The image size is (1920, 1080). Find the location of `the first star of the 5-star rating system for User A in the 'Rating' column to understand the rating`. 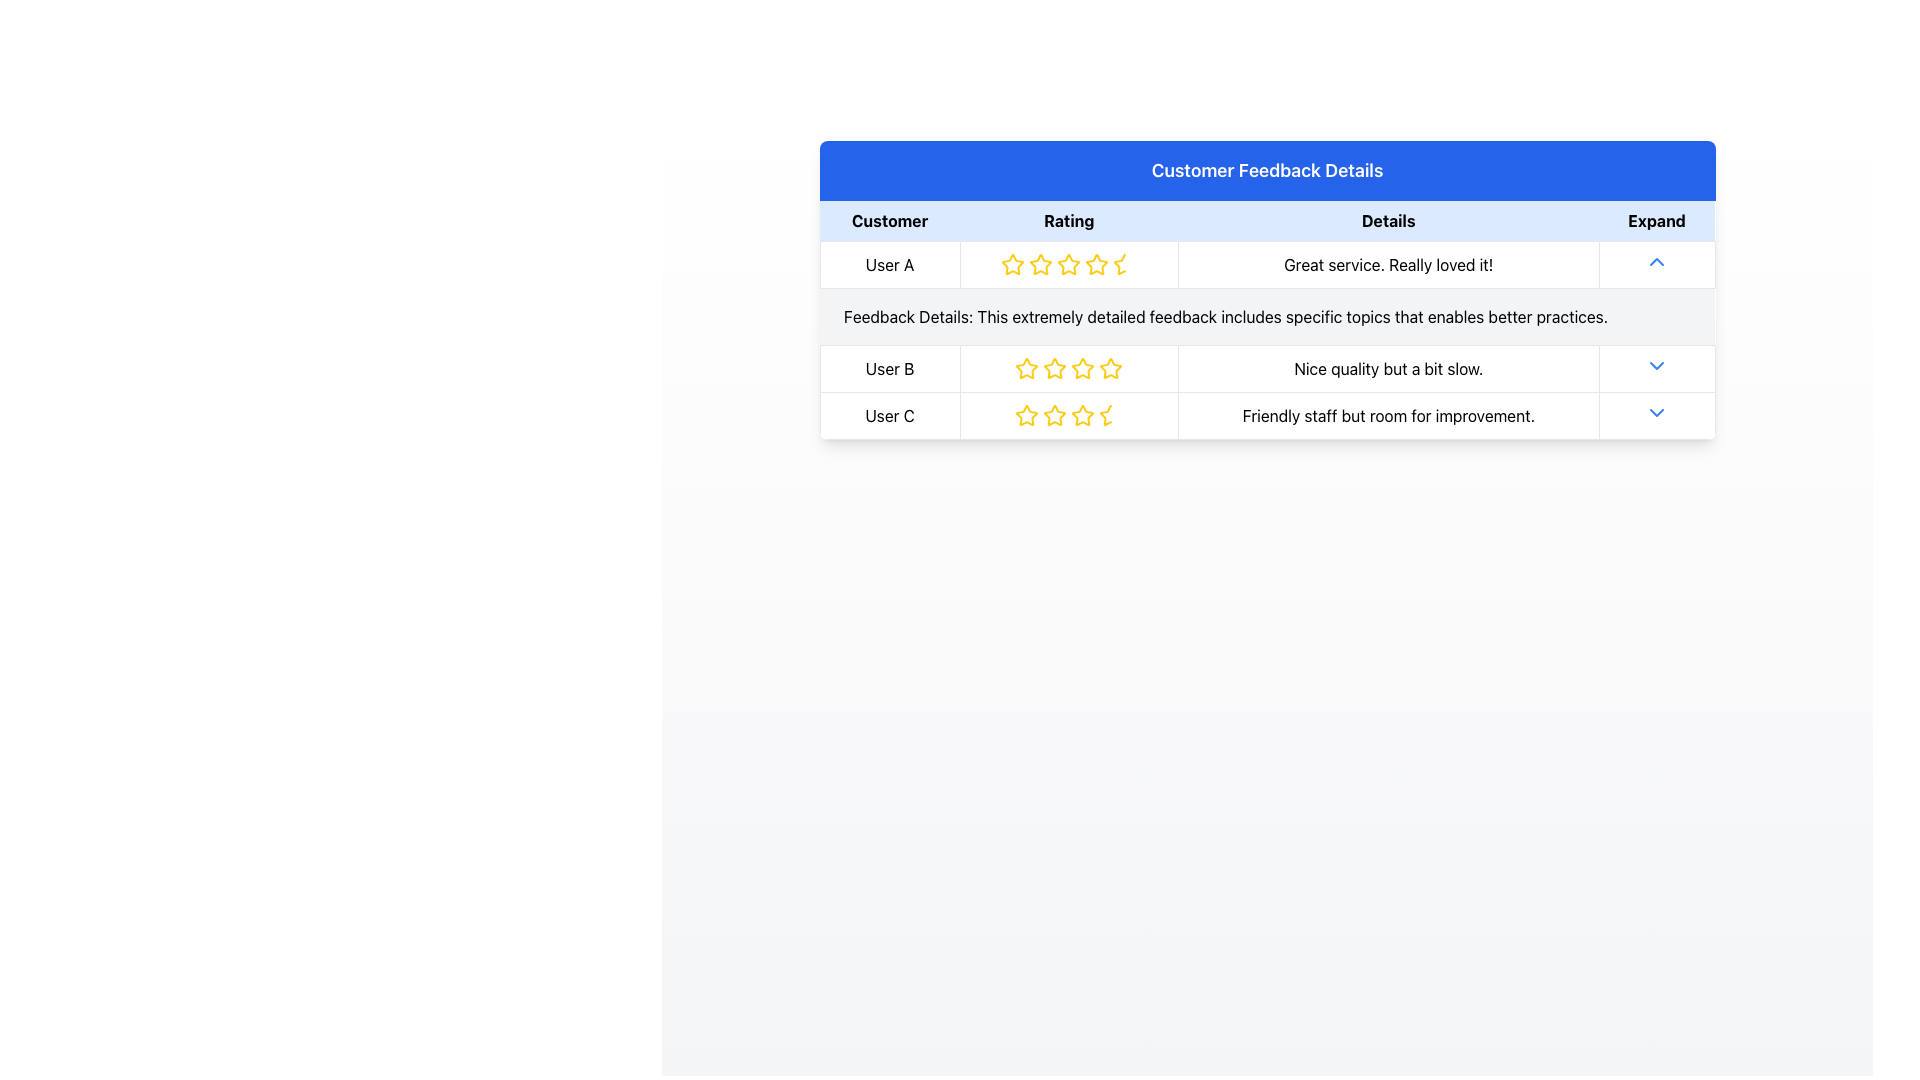

the first star of the 5-star rating system for User A in the 'Rating' column to understand the rating is located at coordinates (1013, 264).